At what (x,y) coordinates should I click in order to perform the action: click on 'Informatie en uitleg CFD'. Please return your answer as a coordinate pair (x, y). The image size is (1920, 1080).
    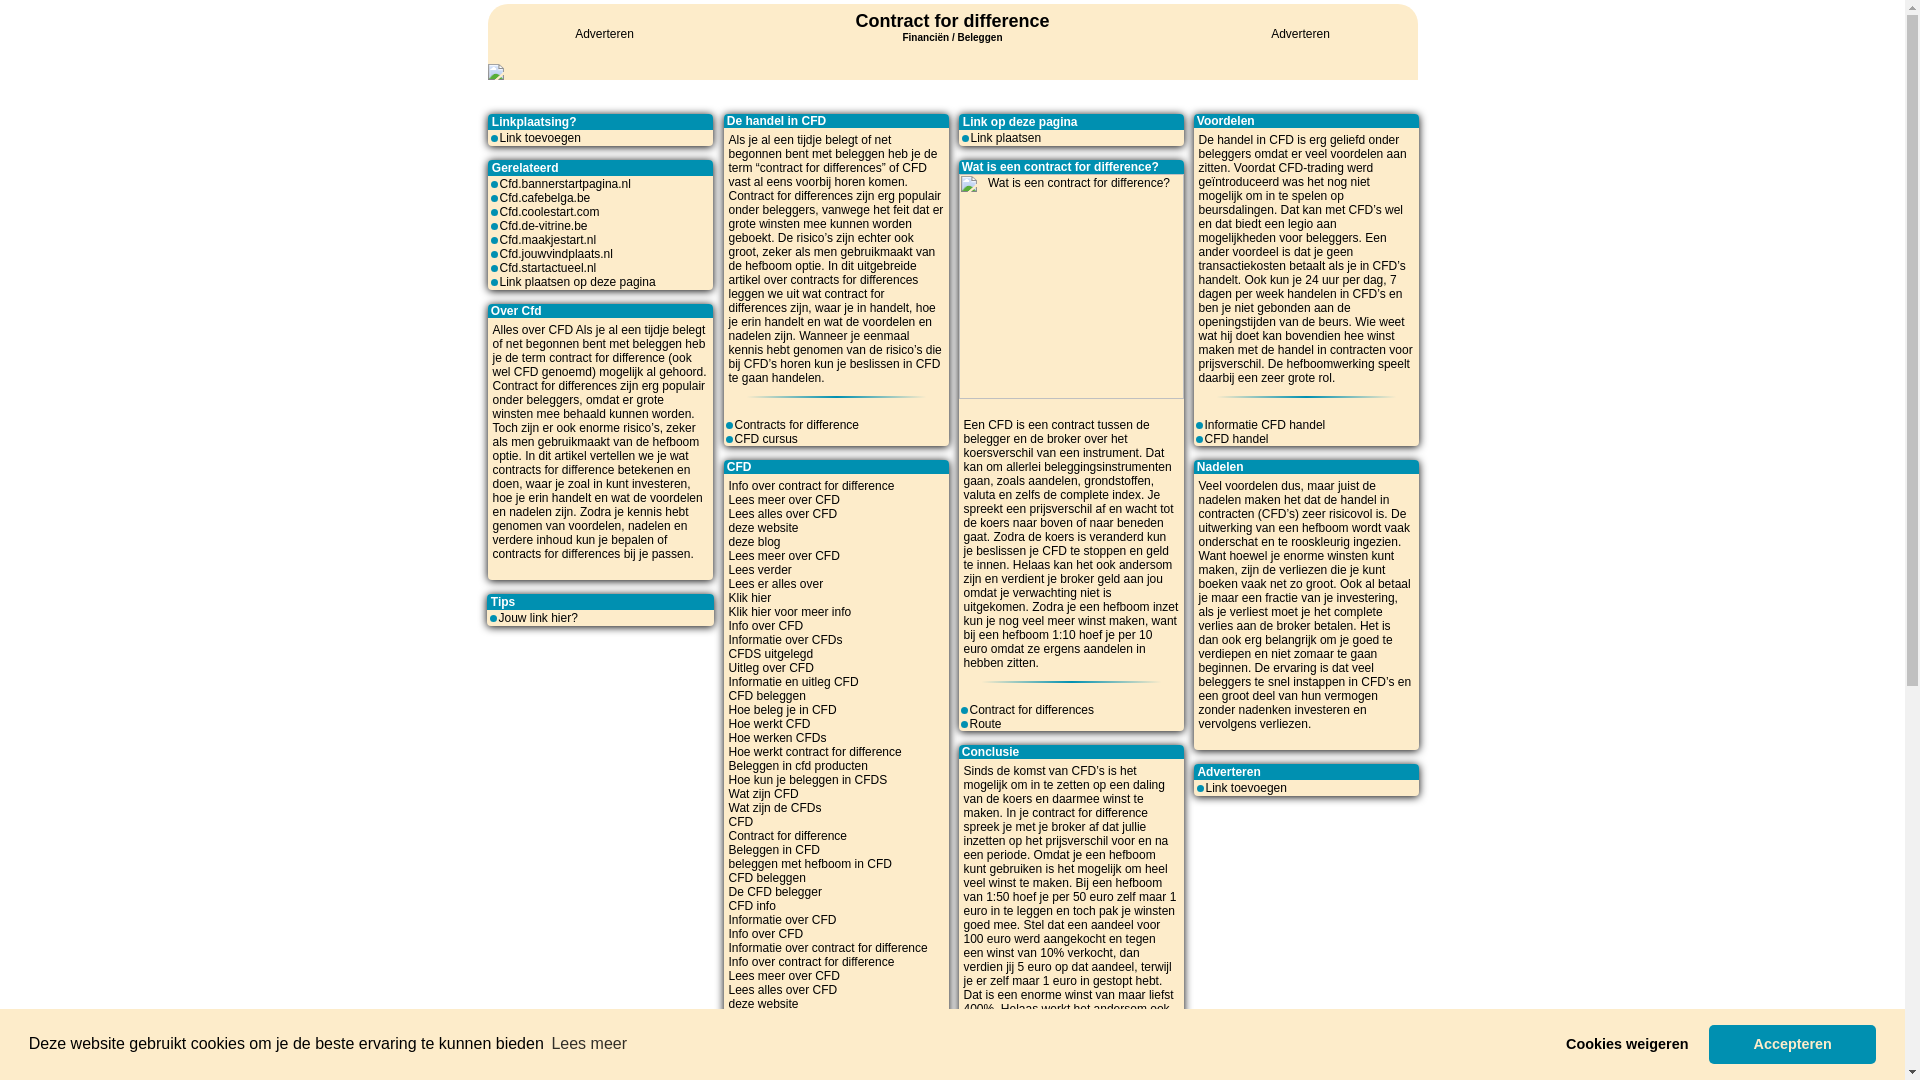
    Looking at the image, I should click on (727, 681).